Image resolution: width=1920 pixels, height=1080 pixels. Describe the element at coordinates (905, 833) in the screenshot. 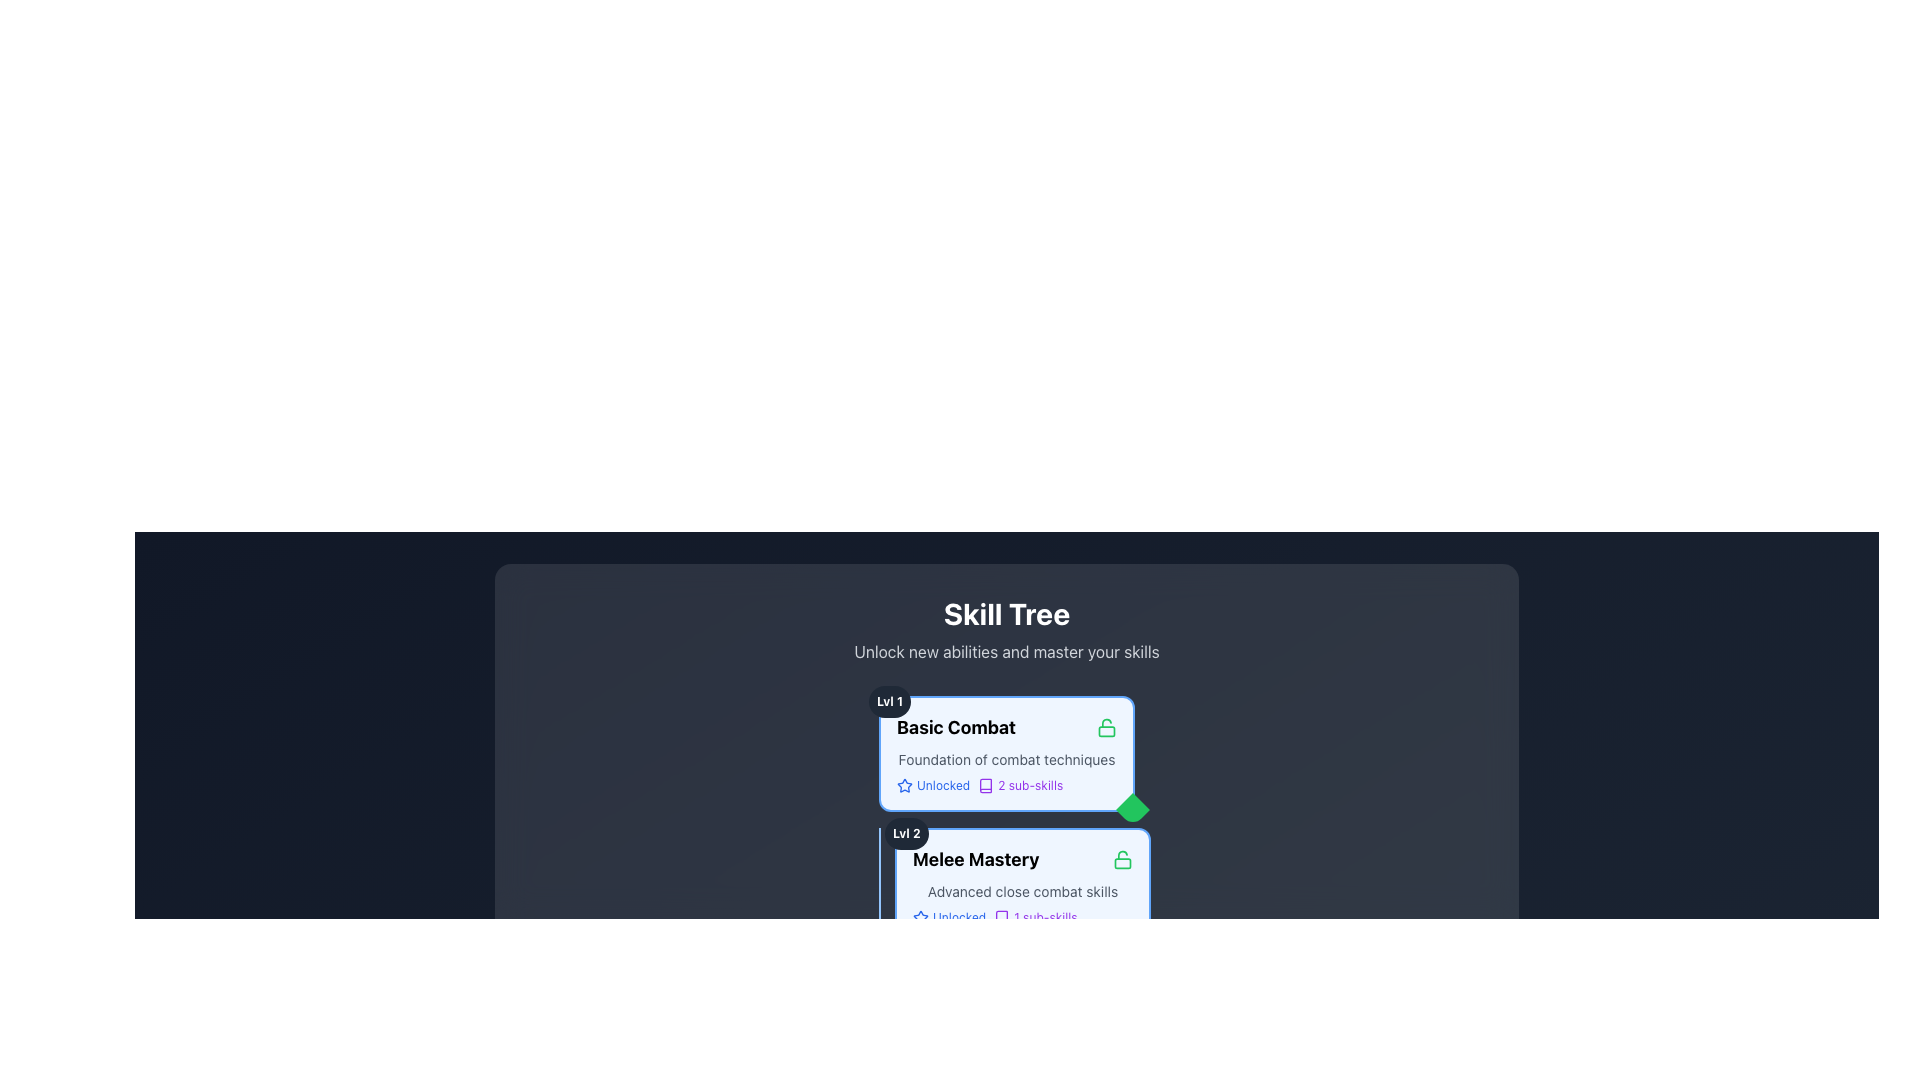

I see `the text label indicating the level of 'Melee Mastery' skill, which is situated inside a rounded gray badge next to 'Melee Mastery' in the Skill Tree section` at that location.